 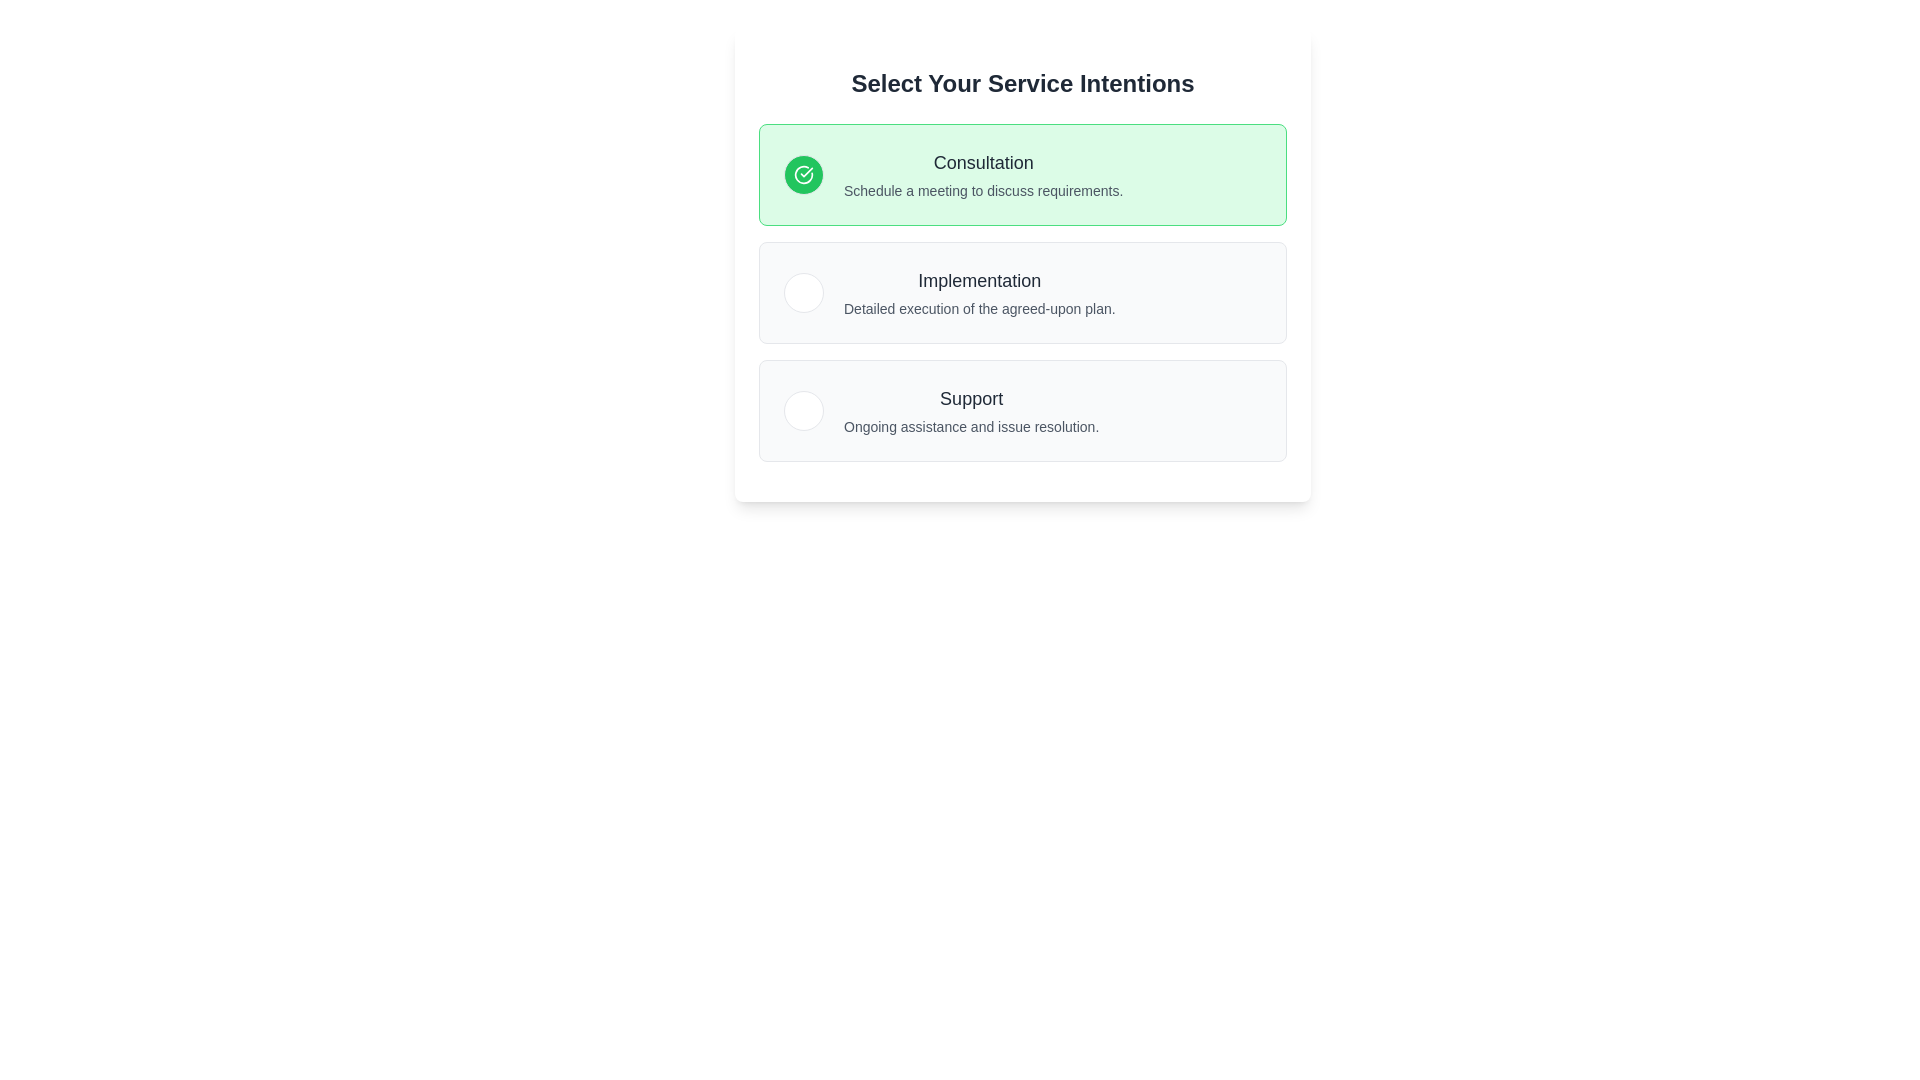 I want to click on descriptive text of the second option in the list, which includes 'Implementation' and 'Detailed execution of the agreed-upon plan.', so click(x=979, y=293).